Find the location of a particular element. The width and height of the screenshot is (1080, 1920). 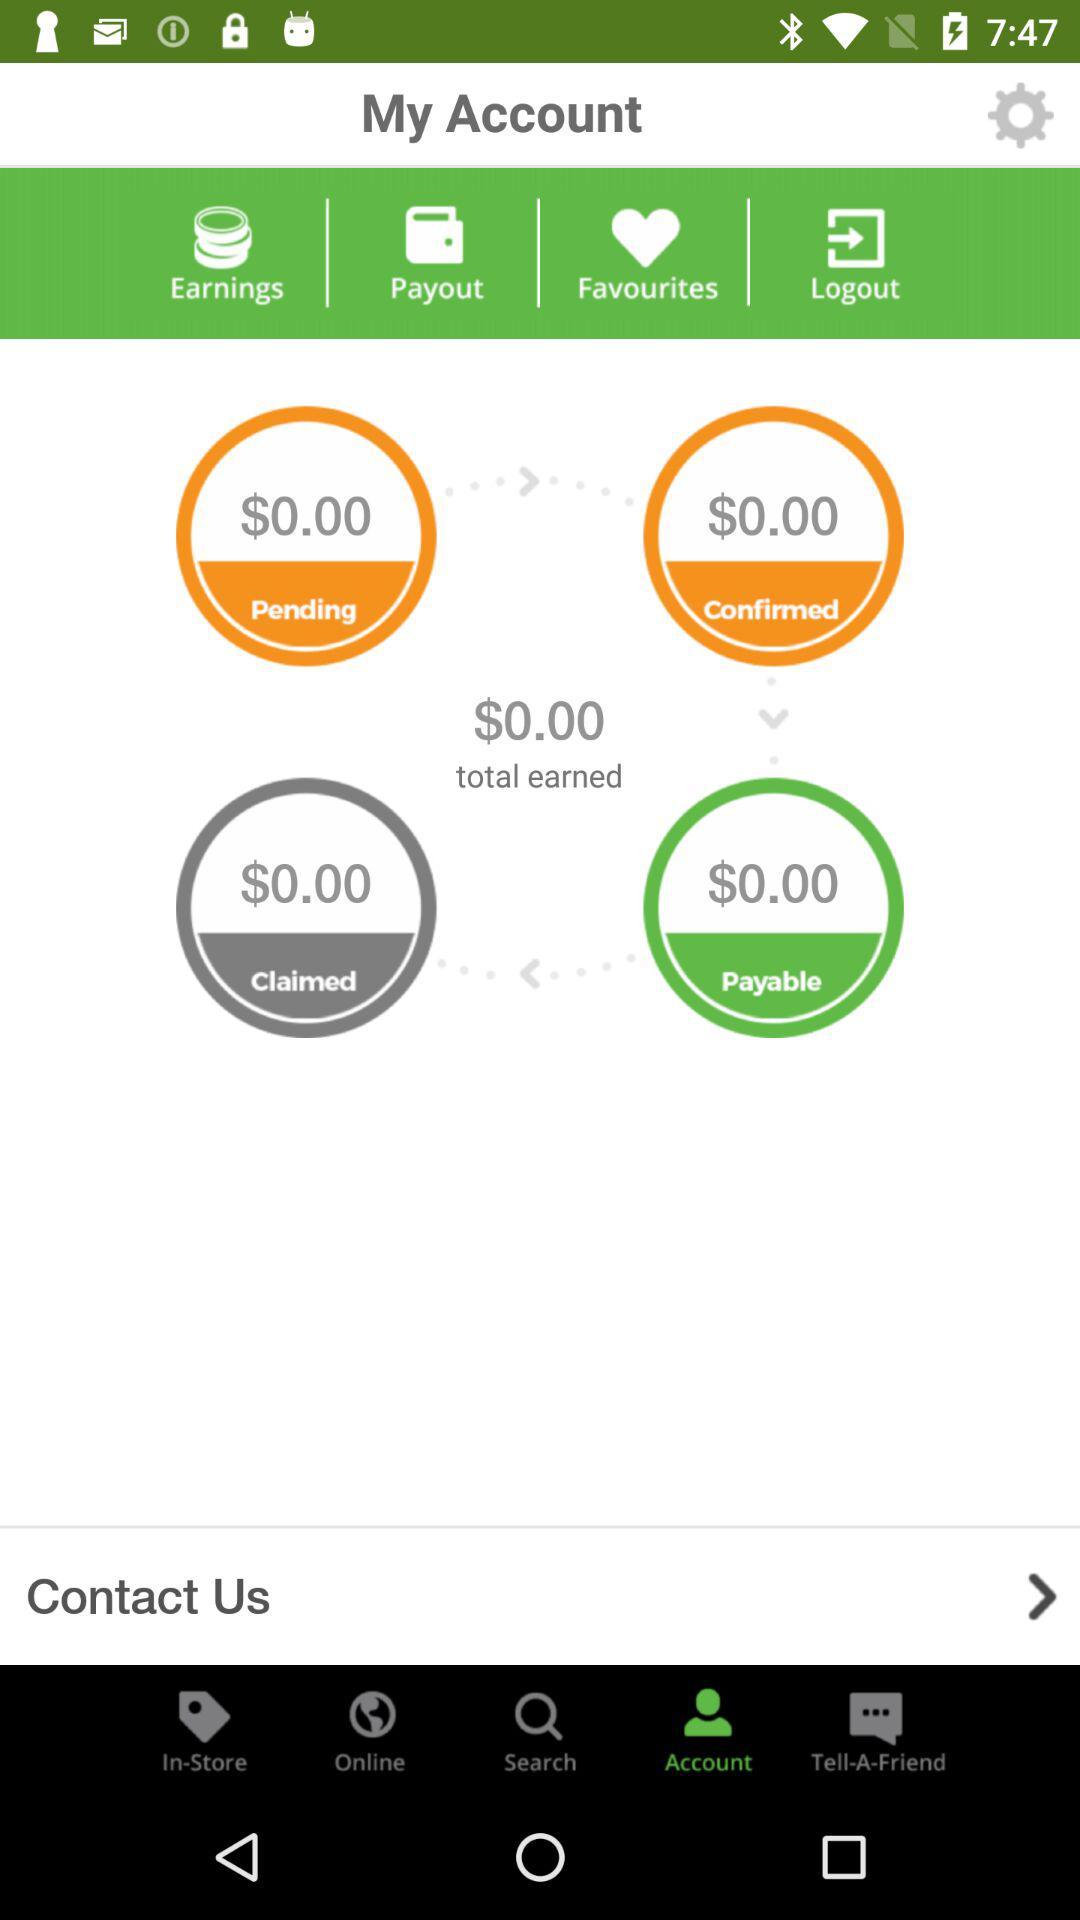

the label icon is located at coordinates (204, 1728).